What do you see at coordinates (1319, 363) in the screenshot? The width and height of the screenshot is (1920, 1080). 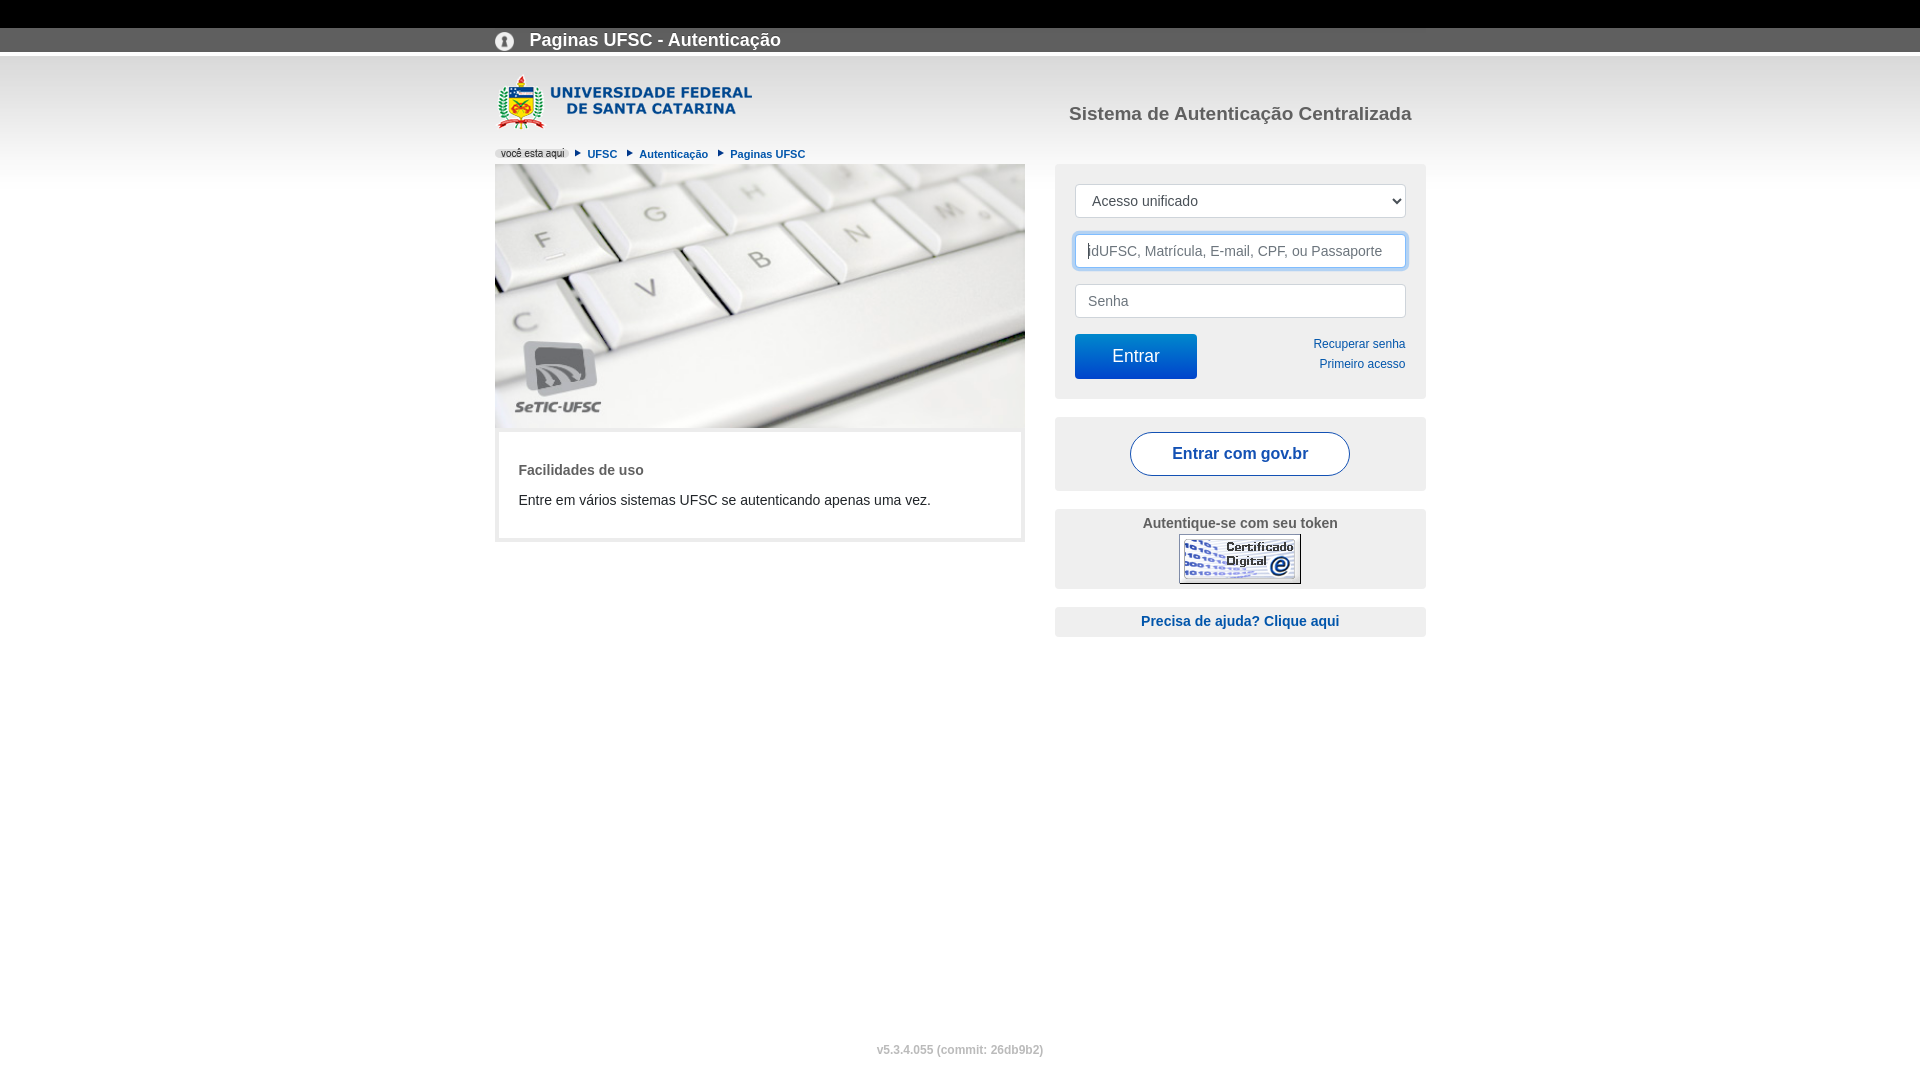 I see `'Primeiro acesso'` at bounding box center [1319, 363].